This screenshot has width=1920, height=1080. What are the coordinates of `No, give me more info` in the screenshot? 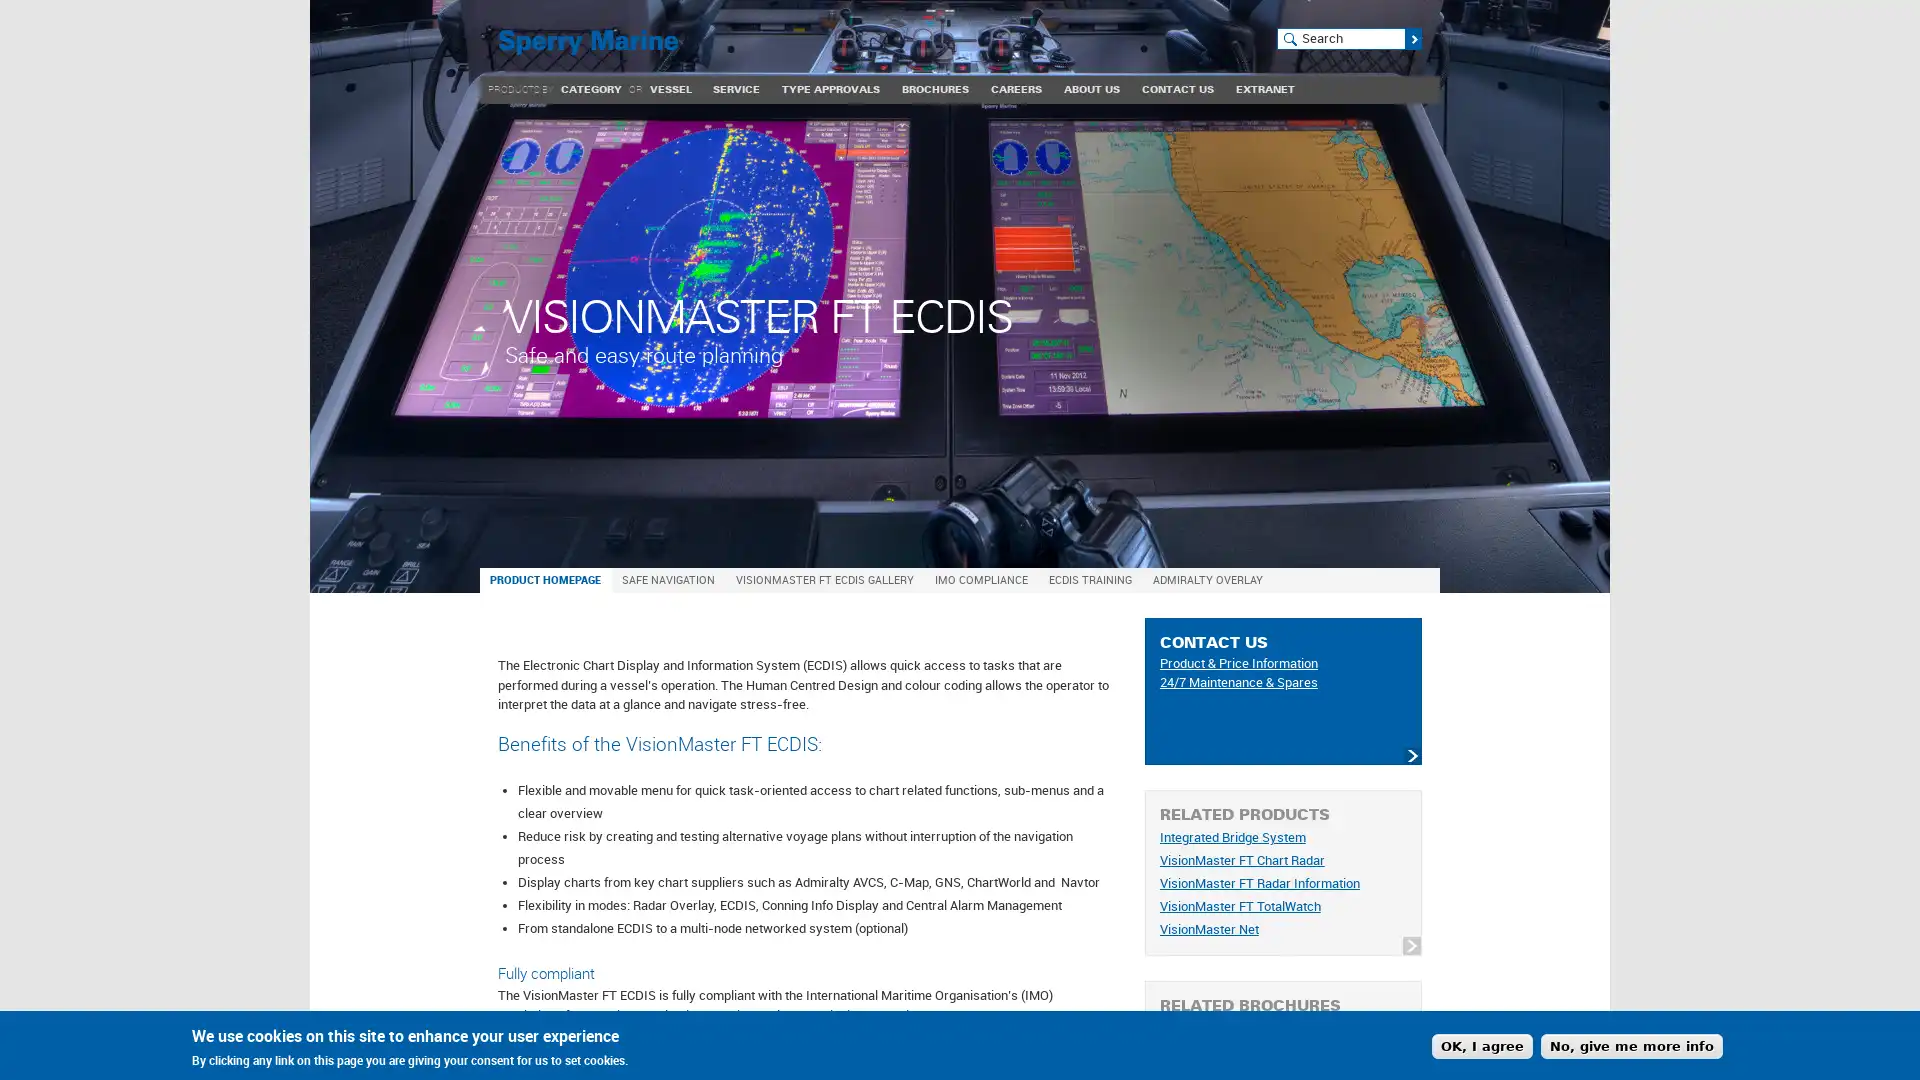 It's located at (1632, 1045).